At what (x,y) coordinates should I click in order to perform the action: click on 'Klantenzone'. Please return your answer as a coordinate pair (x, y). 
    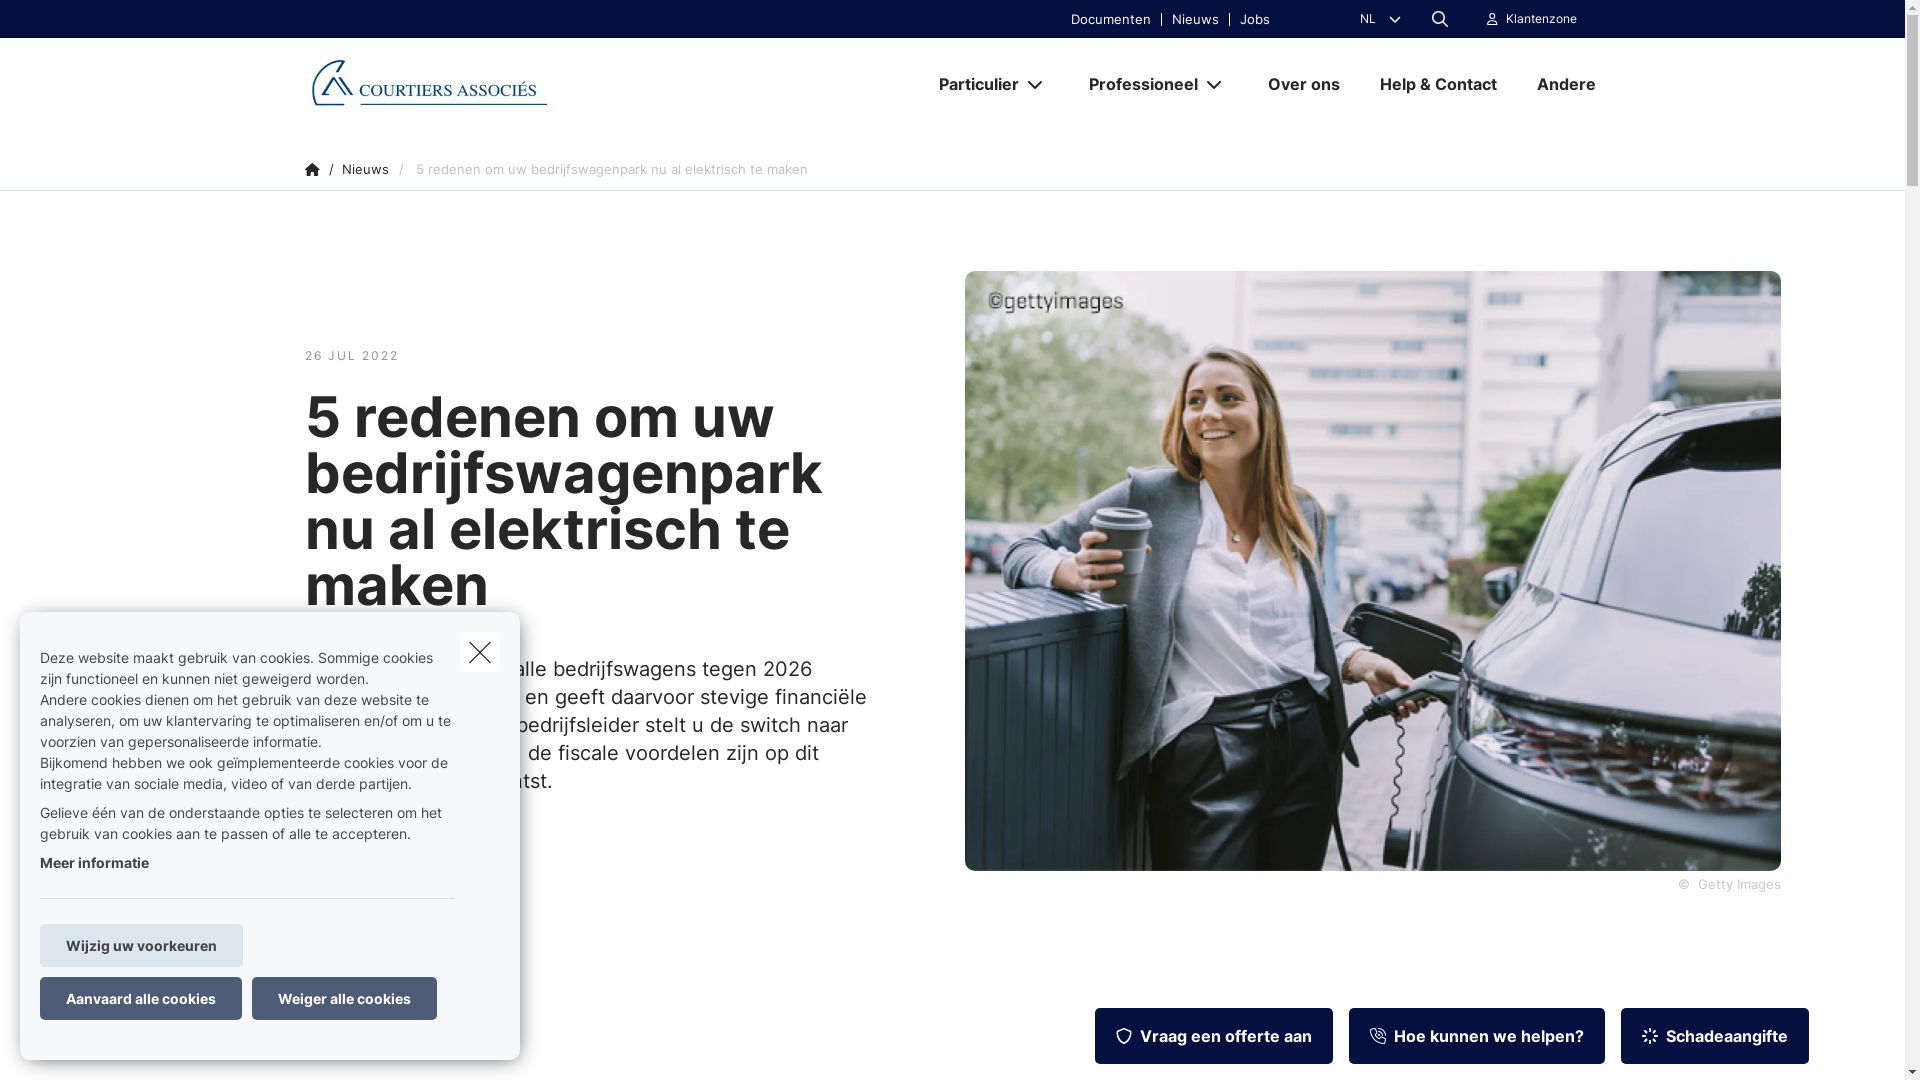
    Looking at the image, I should click on (1463, 19).